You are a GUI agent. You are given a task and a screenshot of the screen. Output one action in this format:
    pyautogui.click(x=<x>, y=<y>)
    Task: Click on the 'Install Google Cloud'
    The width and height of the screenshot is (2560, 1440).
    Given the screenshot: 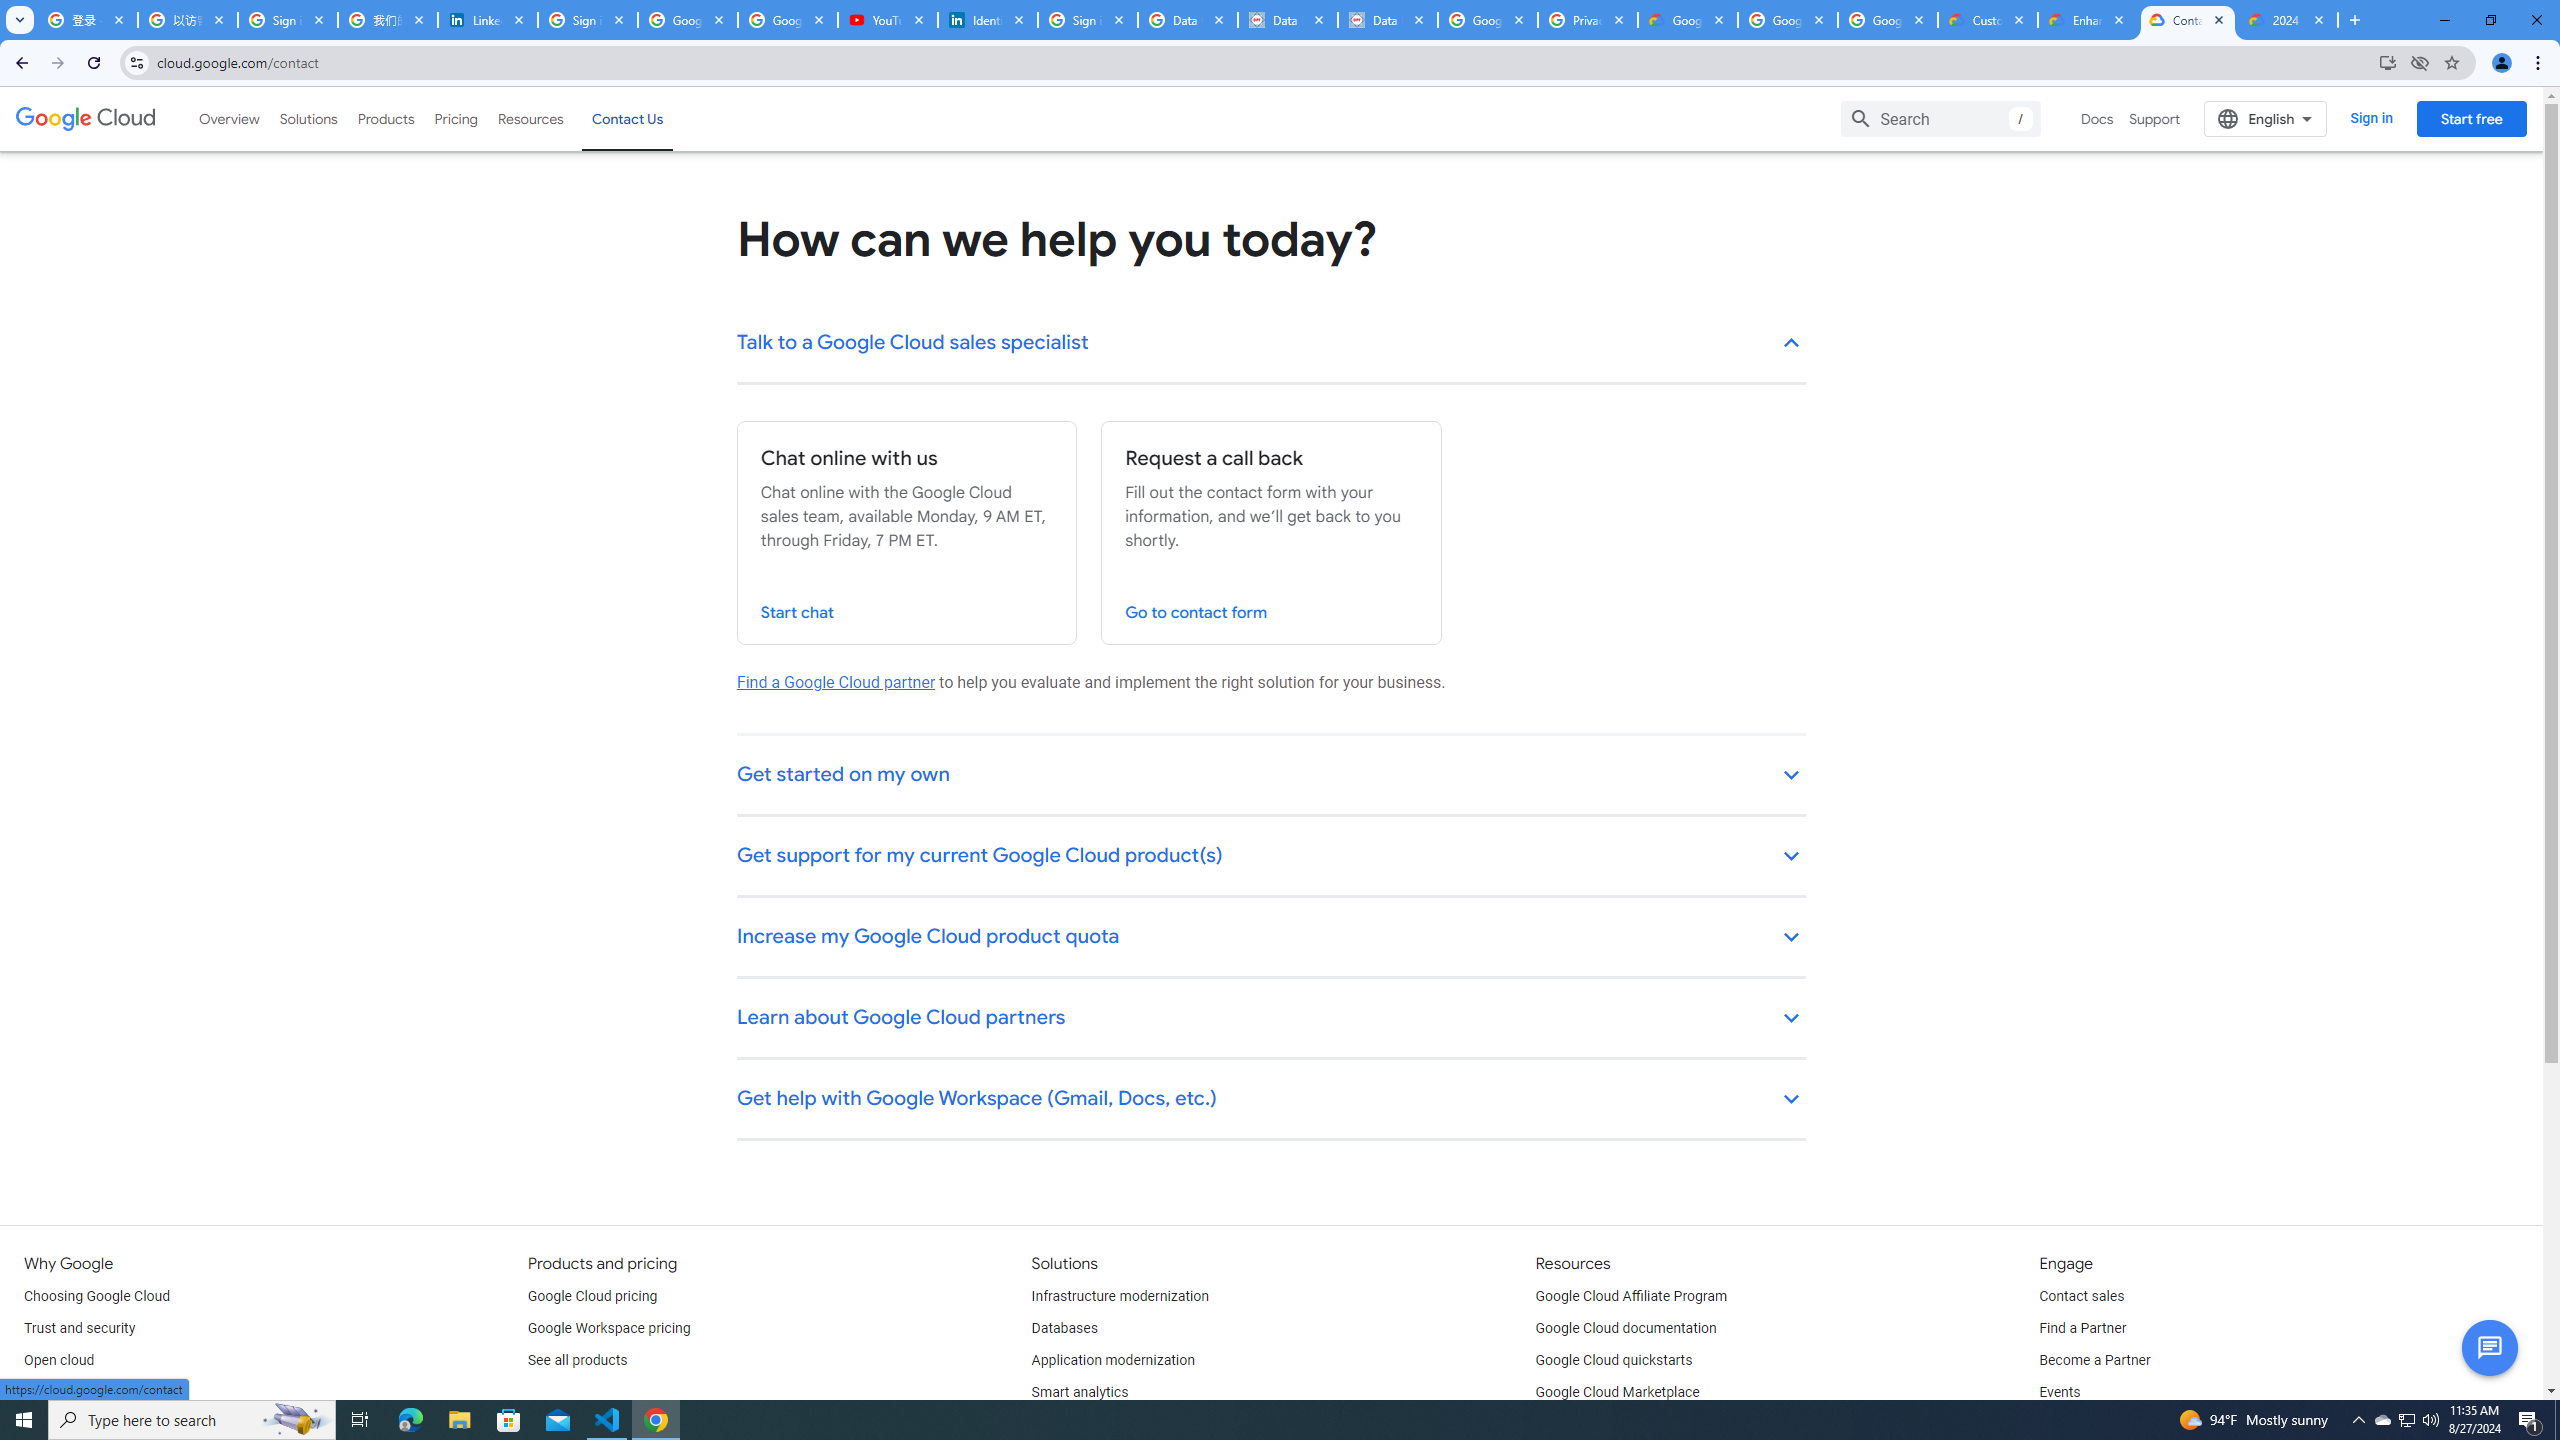 What is the action you would take?
    pyautogui.click(x=2388, y=61)
    